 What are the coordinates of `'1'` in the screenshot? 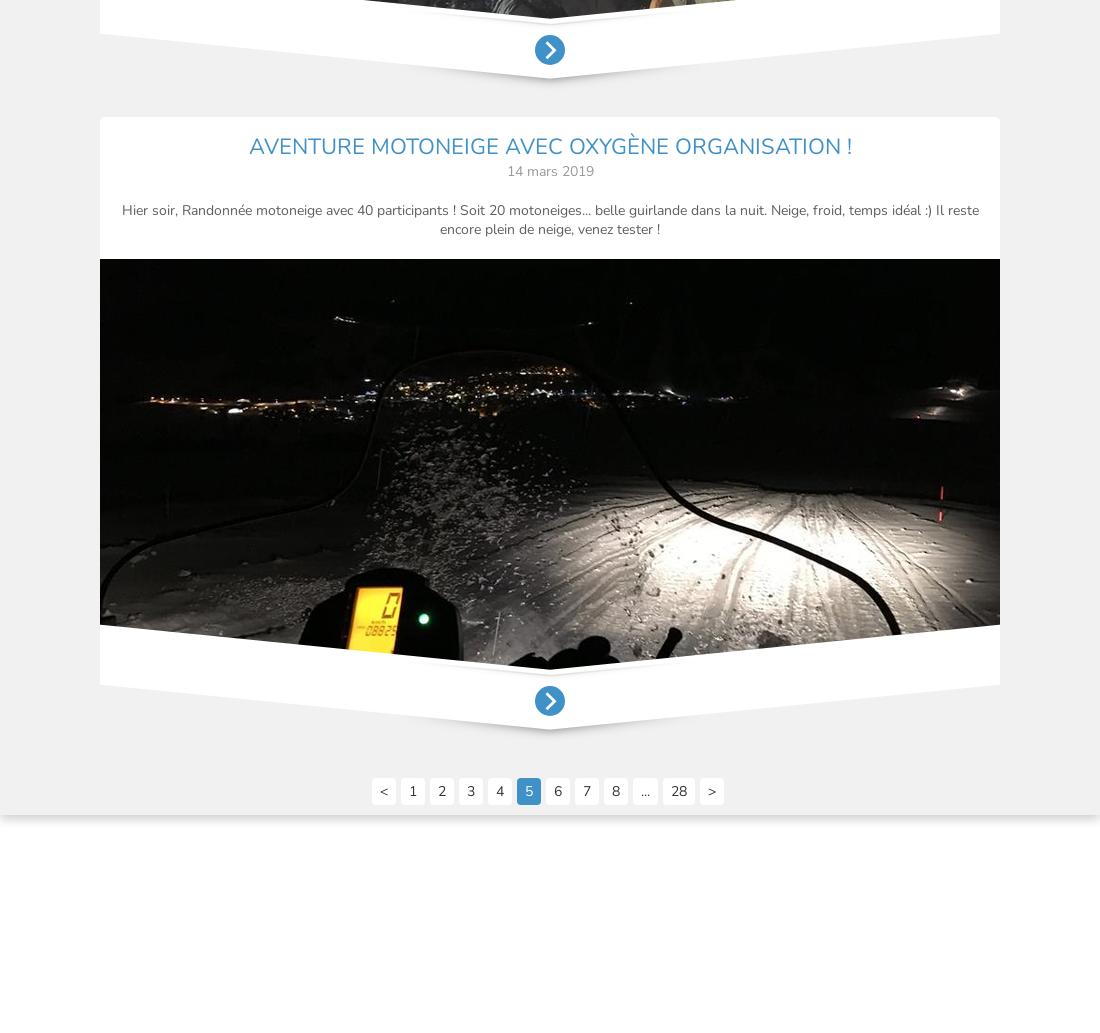 It's located at (411, 790).